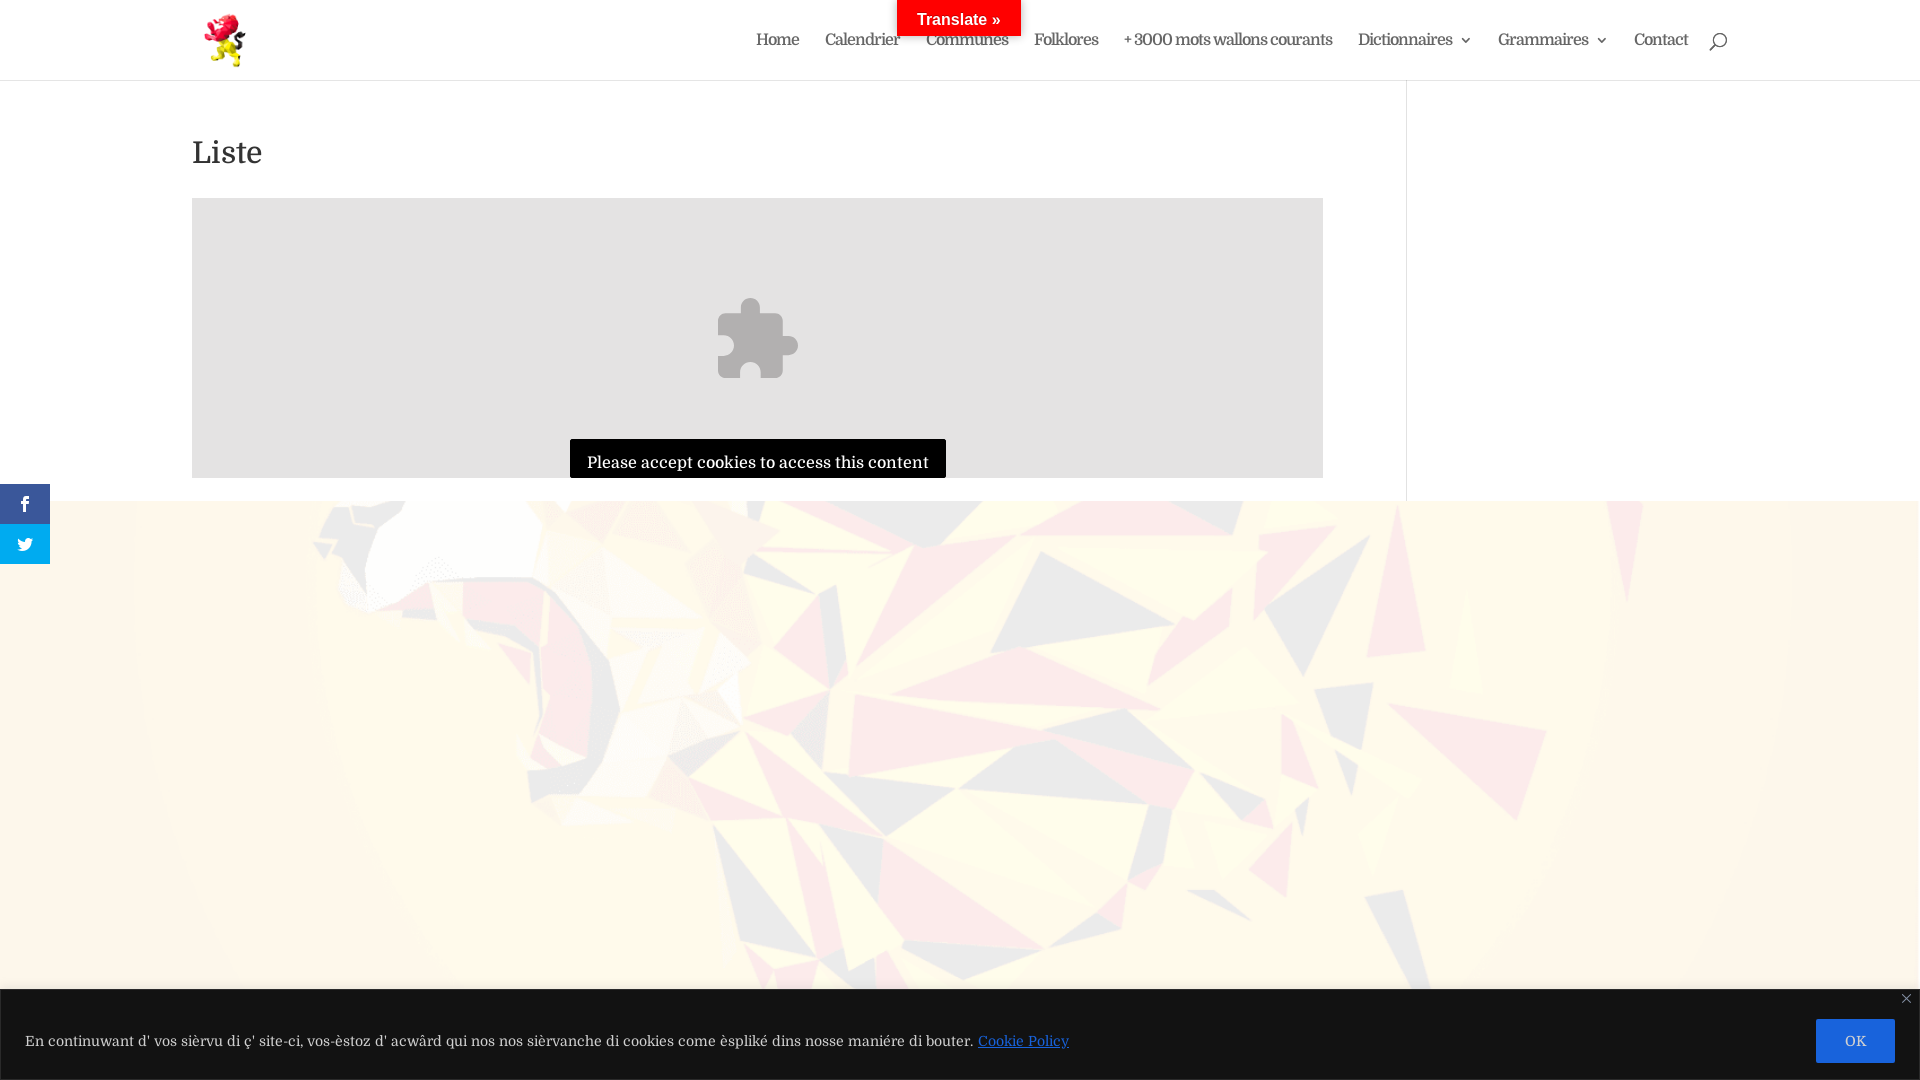 This screenshot has height=1080, width=1920. Describe the element at coordinates (1033, 55) in the screenshot. I see `'Folklores'` at that location.